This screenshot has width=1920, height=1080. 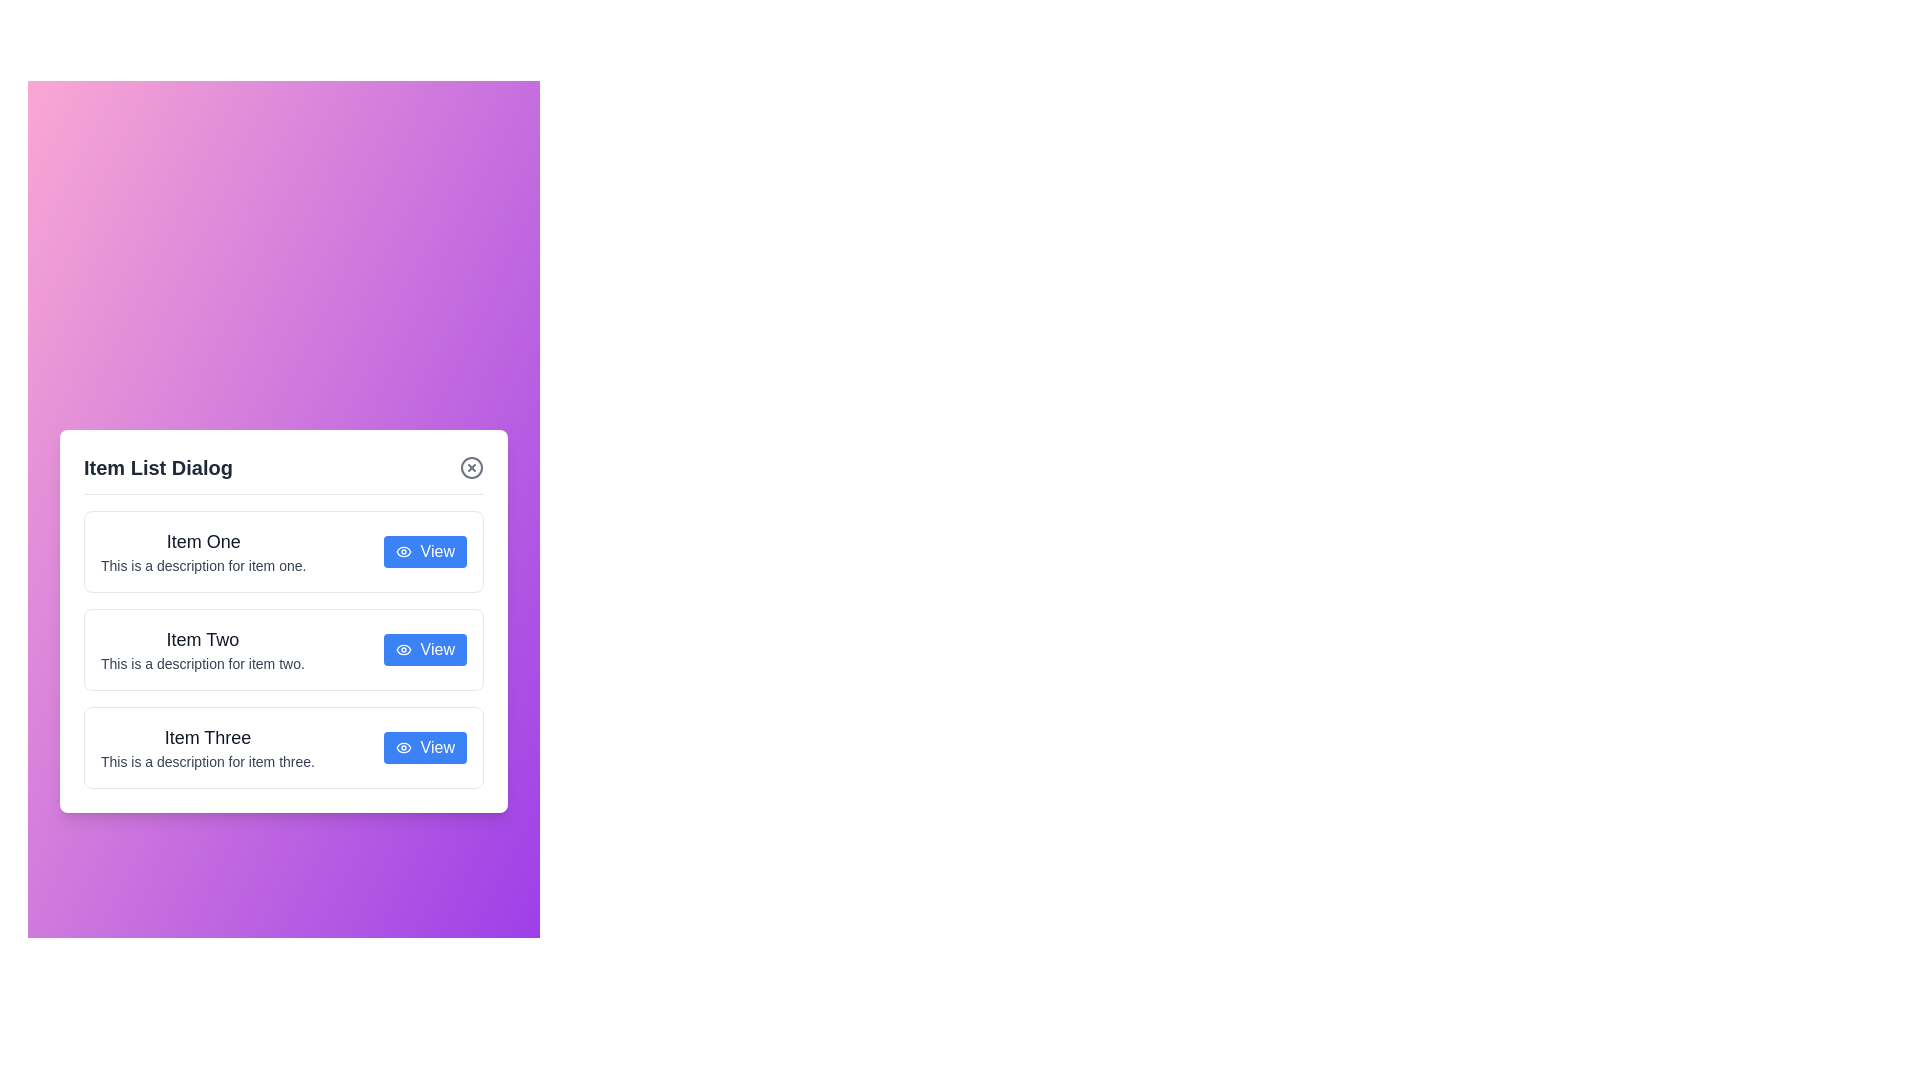 I want to click on the 'View' button for item Item Three, so click(x=424, y=747).